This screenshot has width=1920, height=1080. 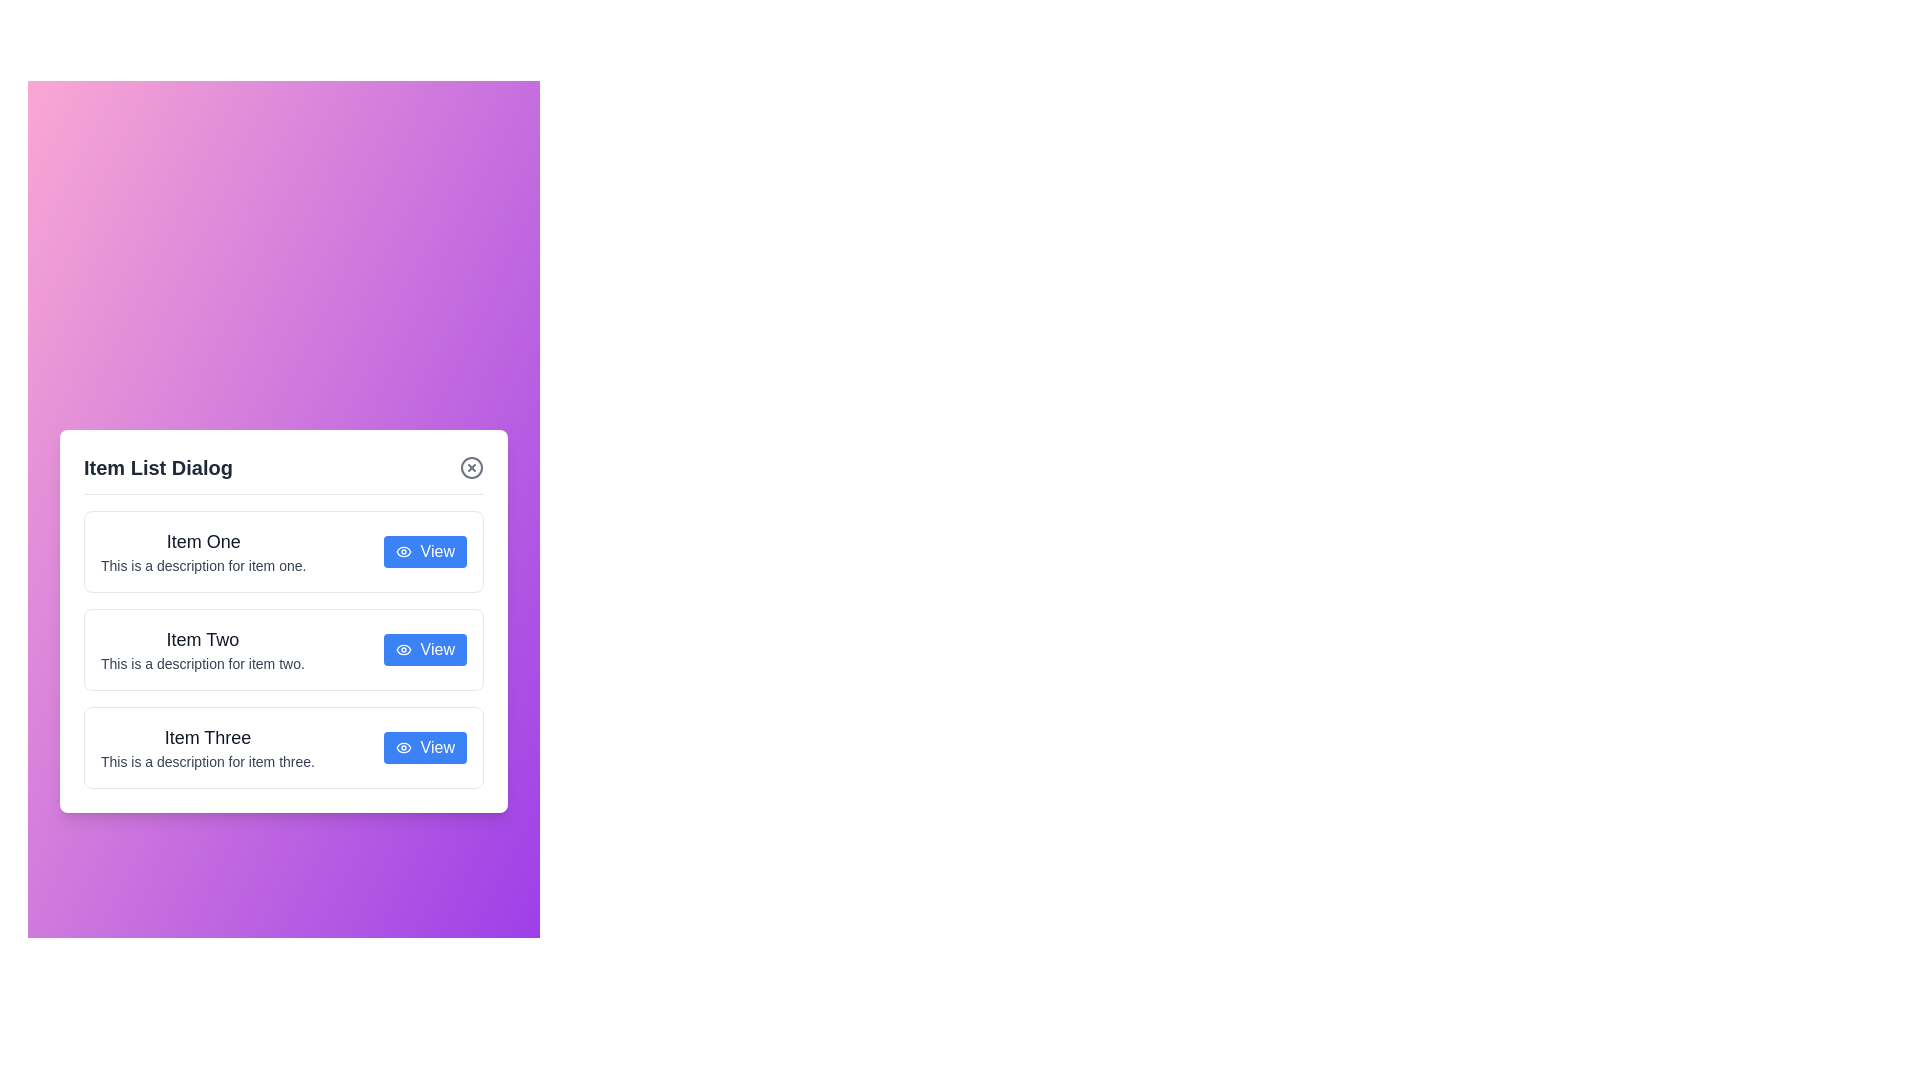 I want to click on the 'View' button for item Item Three, so click(x=424, y=747).